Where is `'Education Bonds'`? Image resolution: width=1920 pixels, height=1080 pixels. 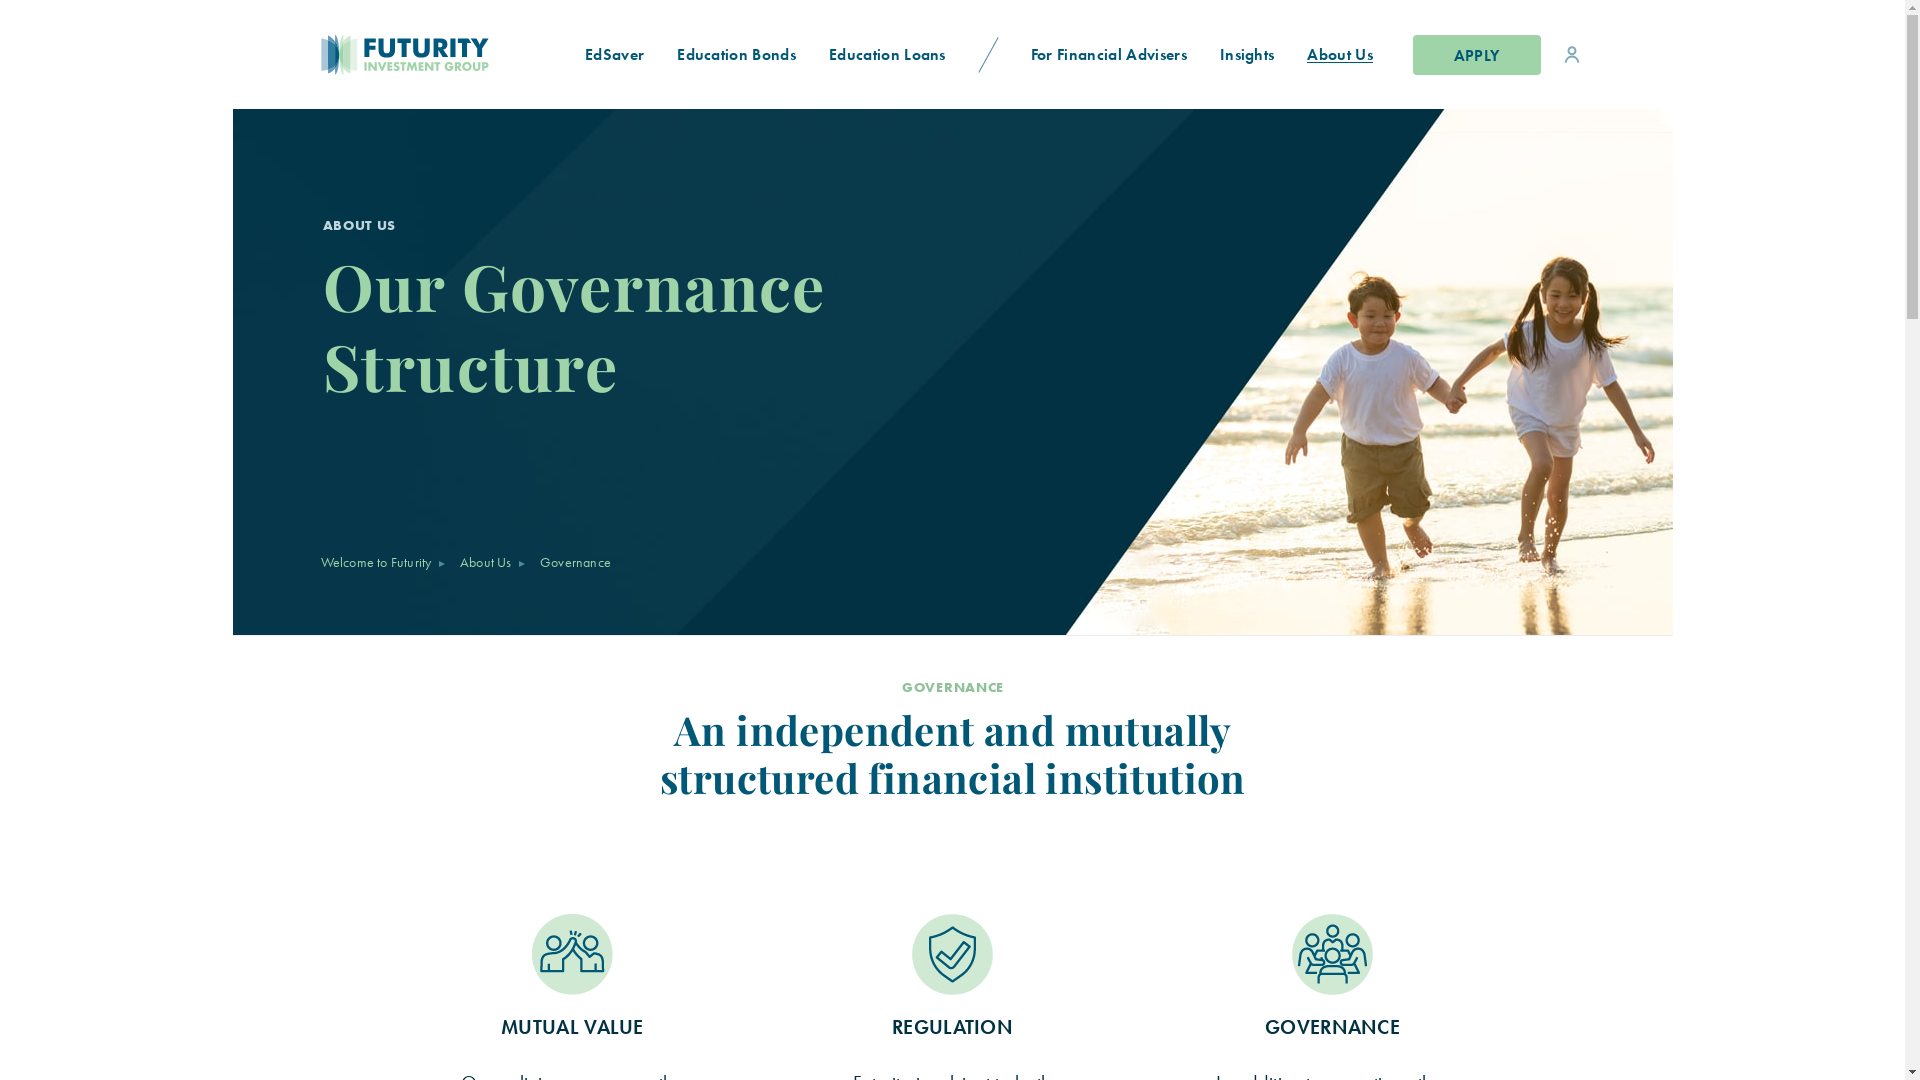 'Education Bonds' is located at coordinates (736, 53).